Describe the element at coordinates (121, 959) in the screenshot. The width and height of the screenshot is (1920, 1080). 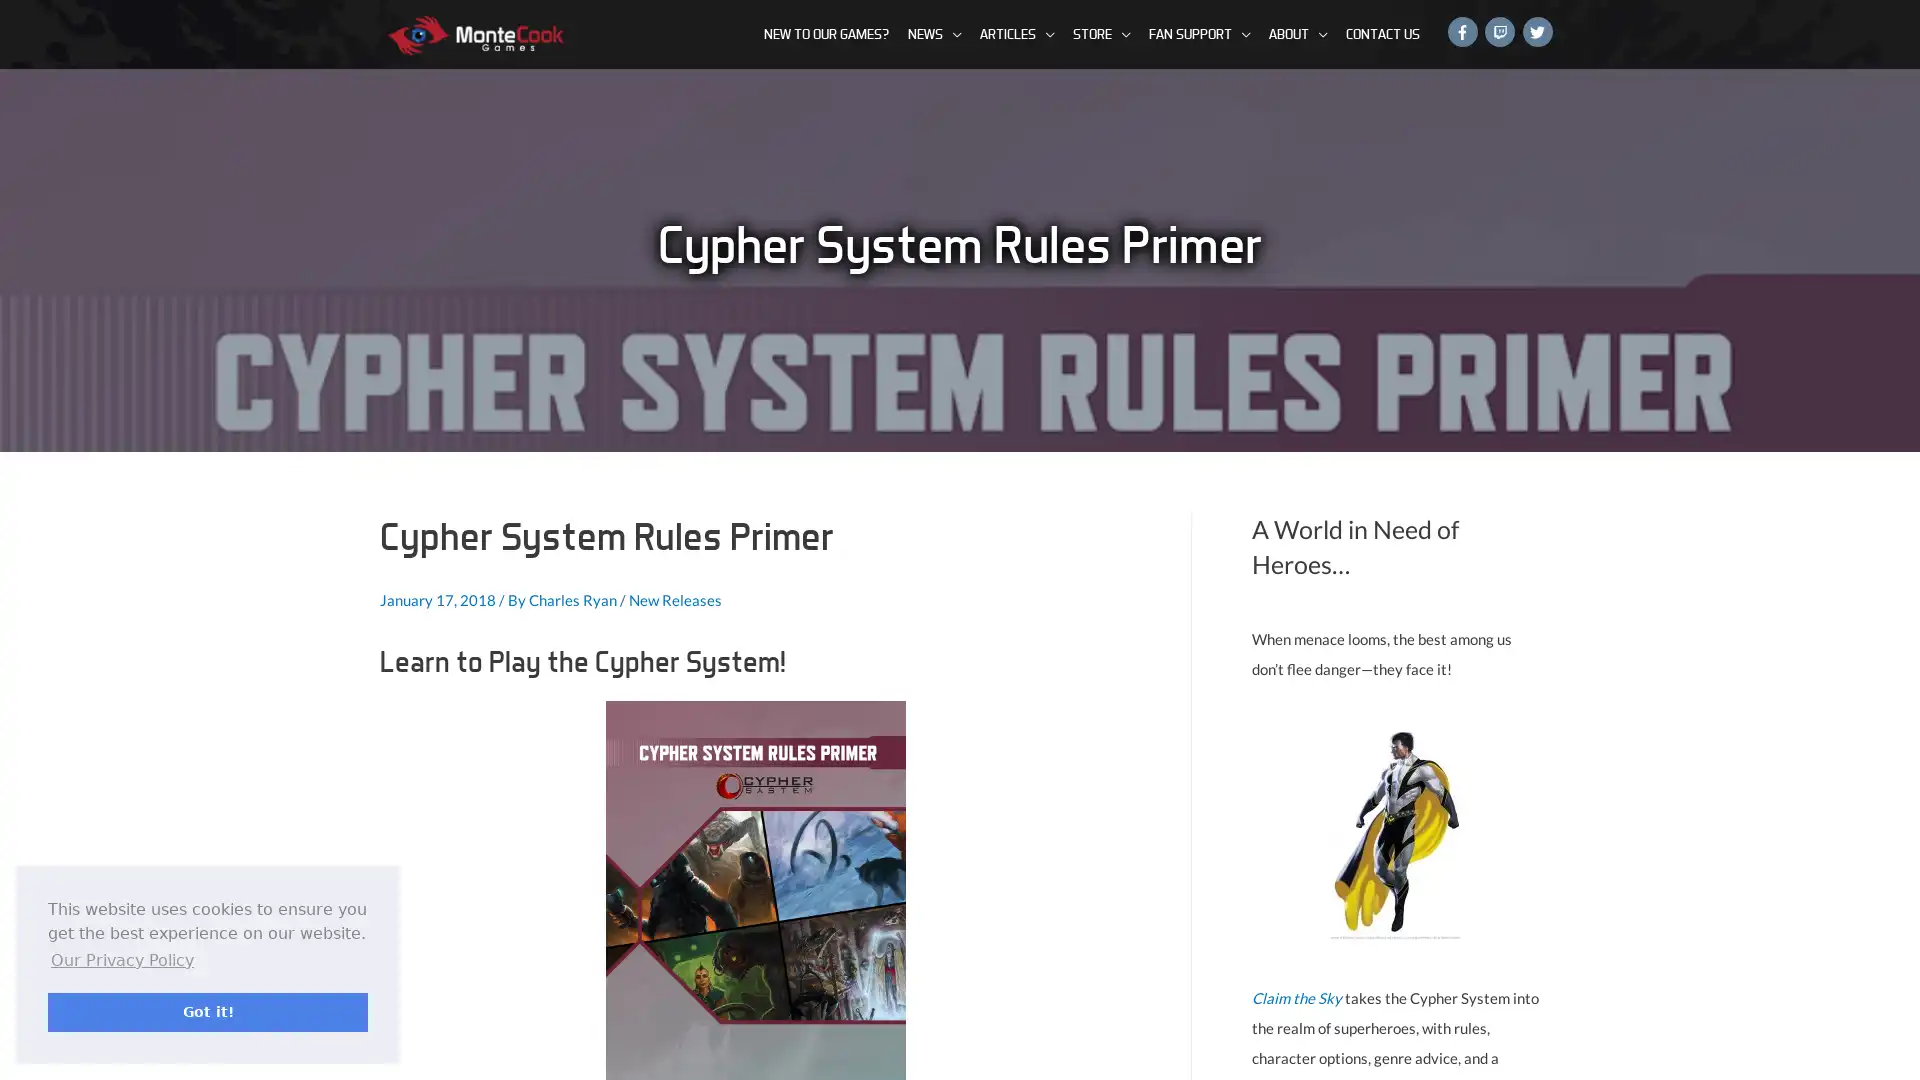
I see `learn more about cookies` at that location.